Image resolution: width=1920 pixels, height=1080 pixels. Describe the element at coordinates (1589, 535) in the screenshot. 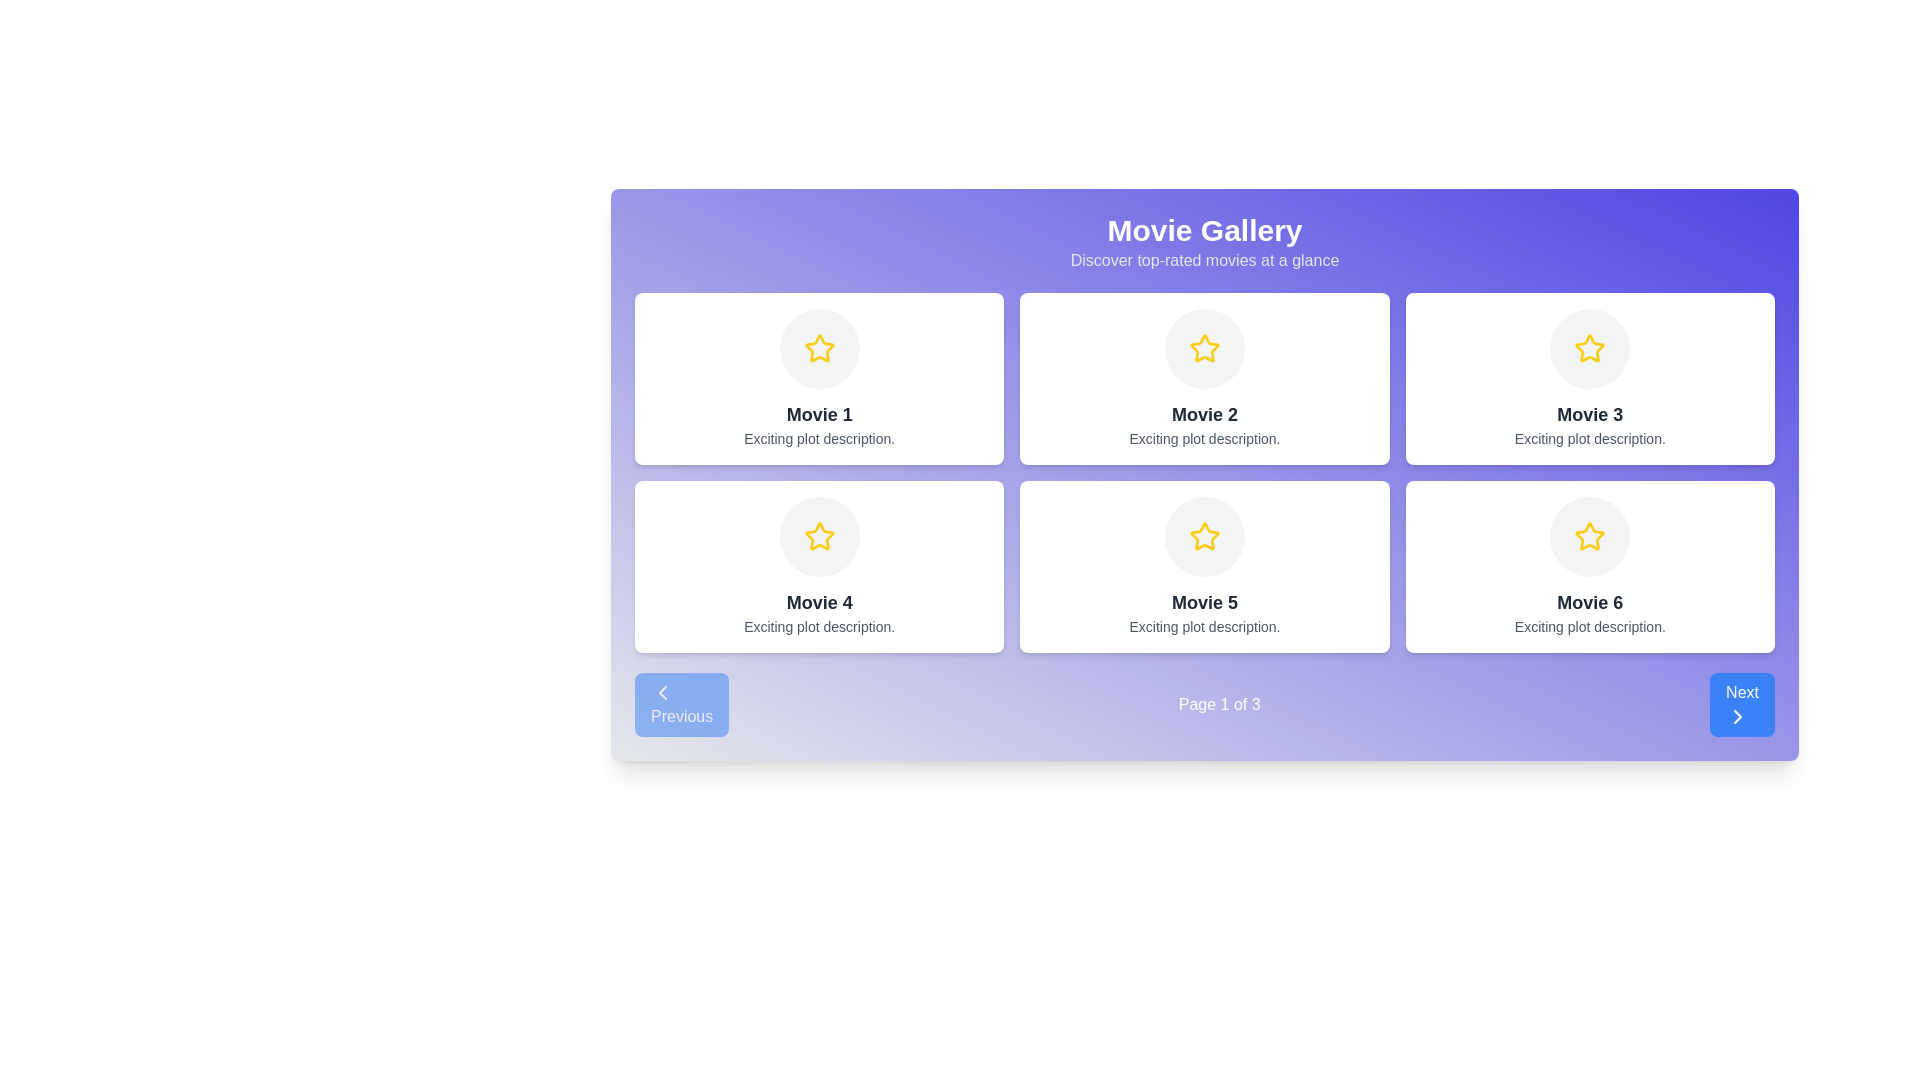

I see `the star icon used for rating or marking favorites, located in the bottom-right corner of the sixth tile in the gallery` at that location.